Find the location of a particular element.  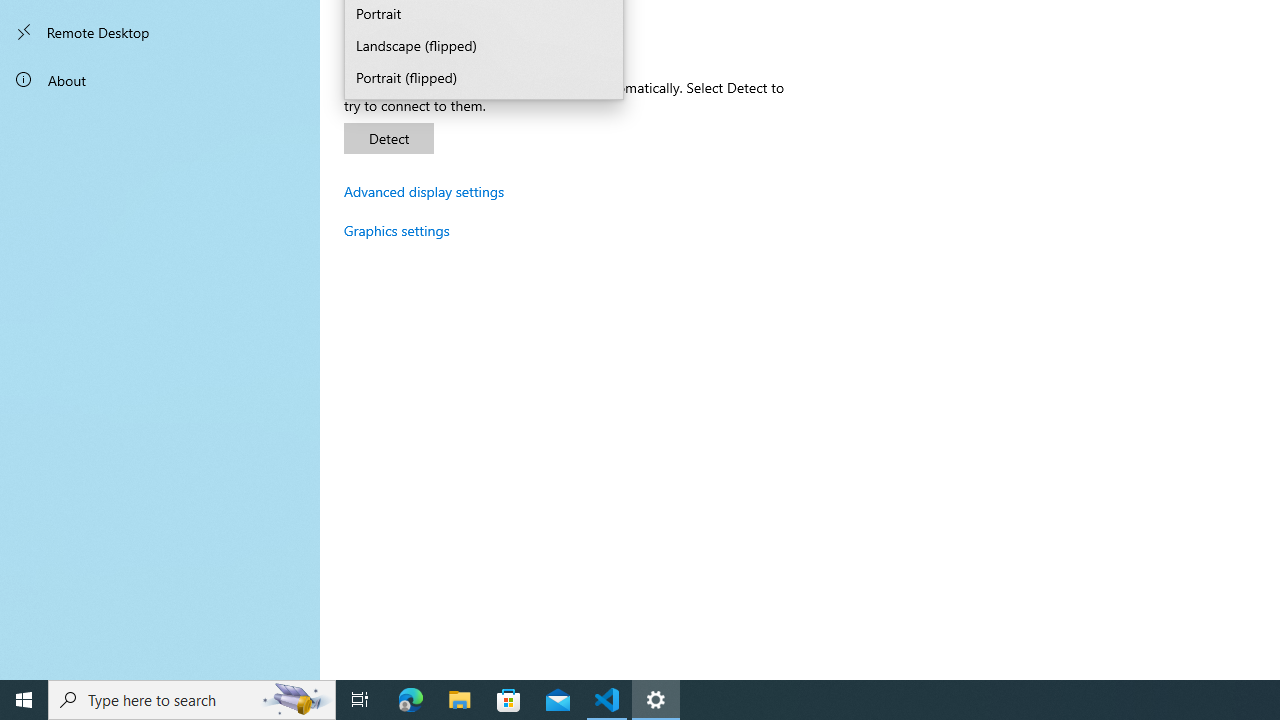

'About' is located at coordinates (160, 78).